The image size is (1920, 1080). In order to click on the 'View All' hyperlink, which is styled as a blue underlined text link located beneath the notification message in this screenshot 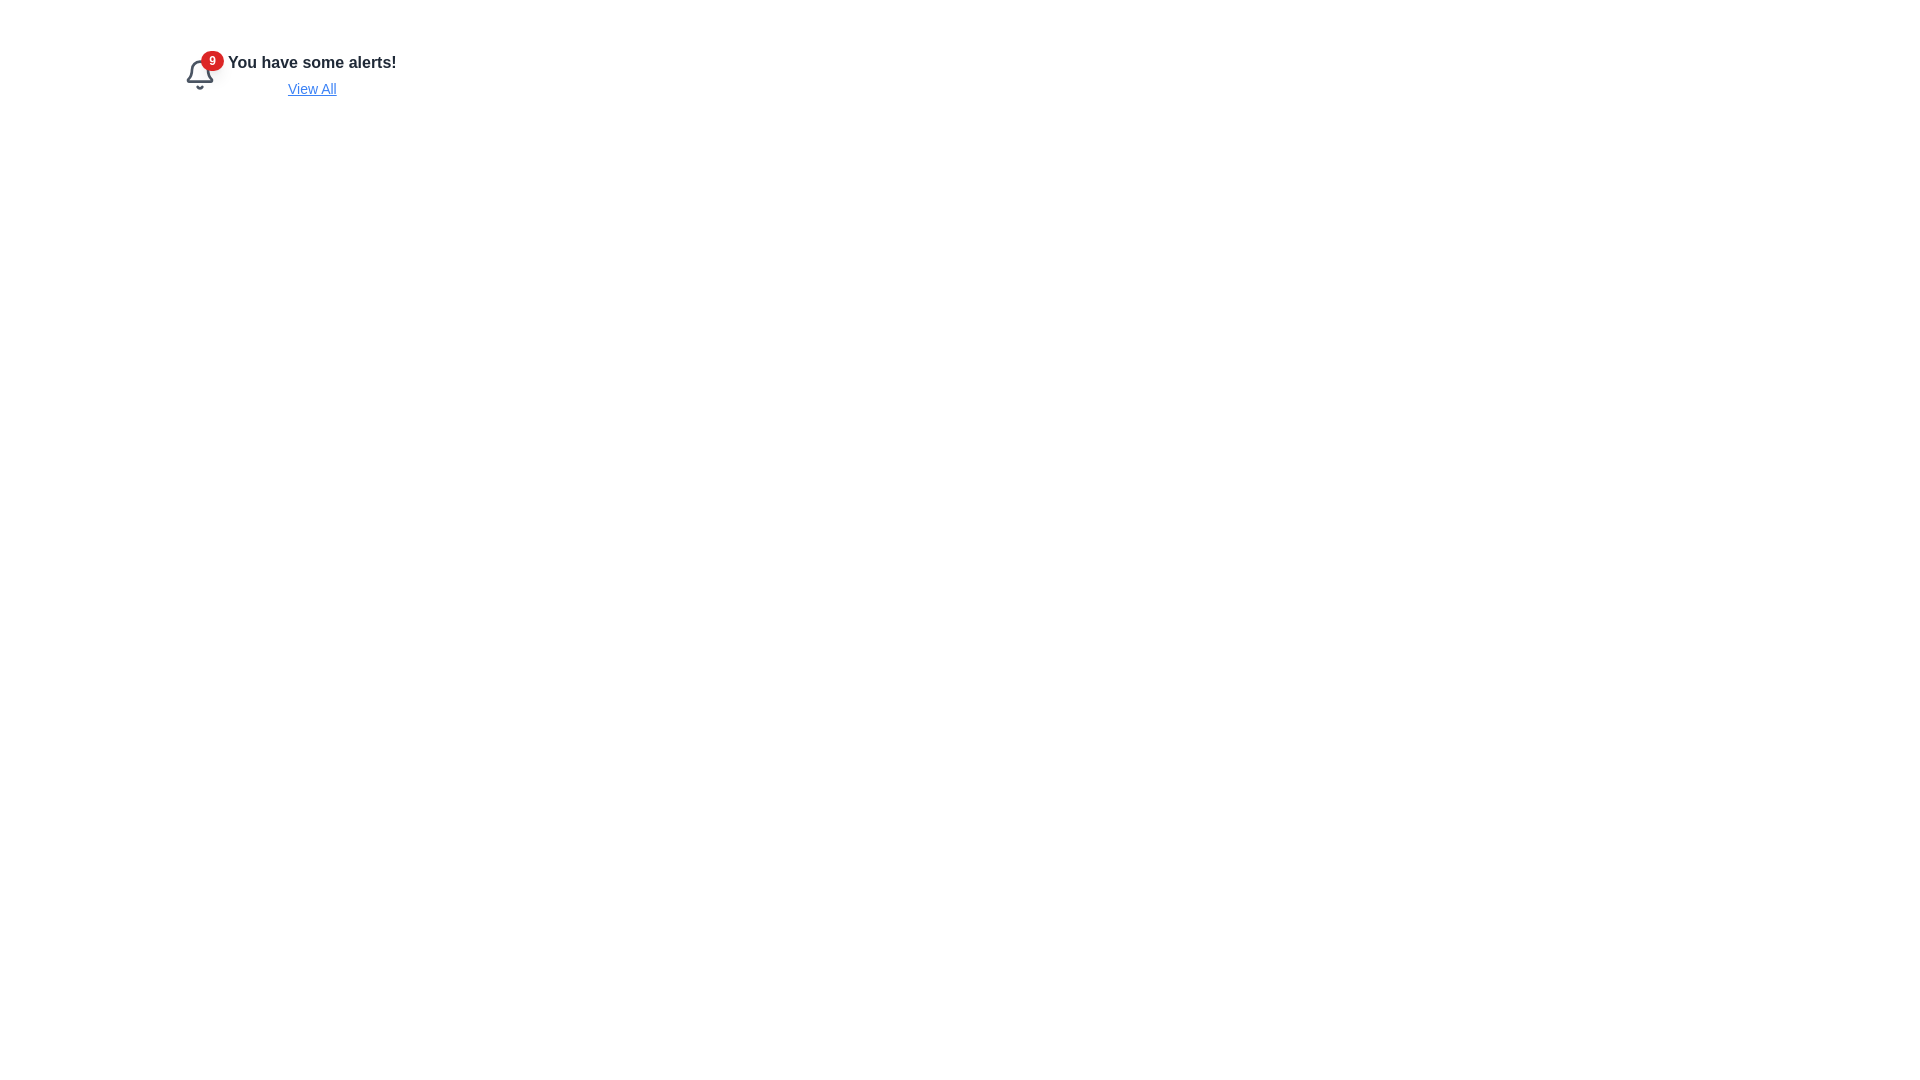, I will do `click(311, 87)`.